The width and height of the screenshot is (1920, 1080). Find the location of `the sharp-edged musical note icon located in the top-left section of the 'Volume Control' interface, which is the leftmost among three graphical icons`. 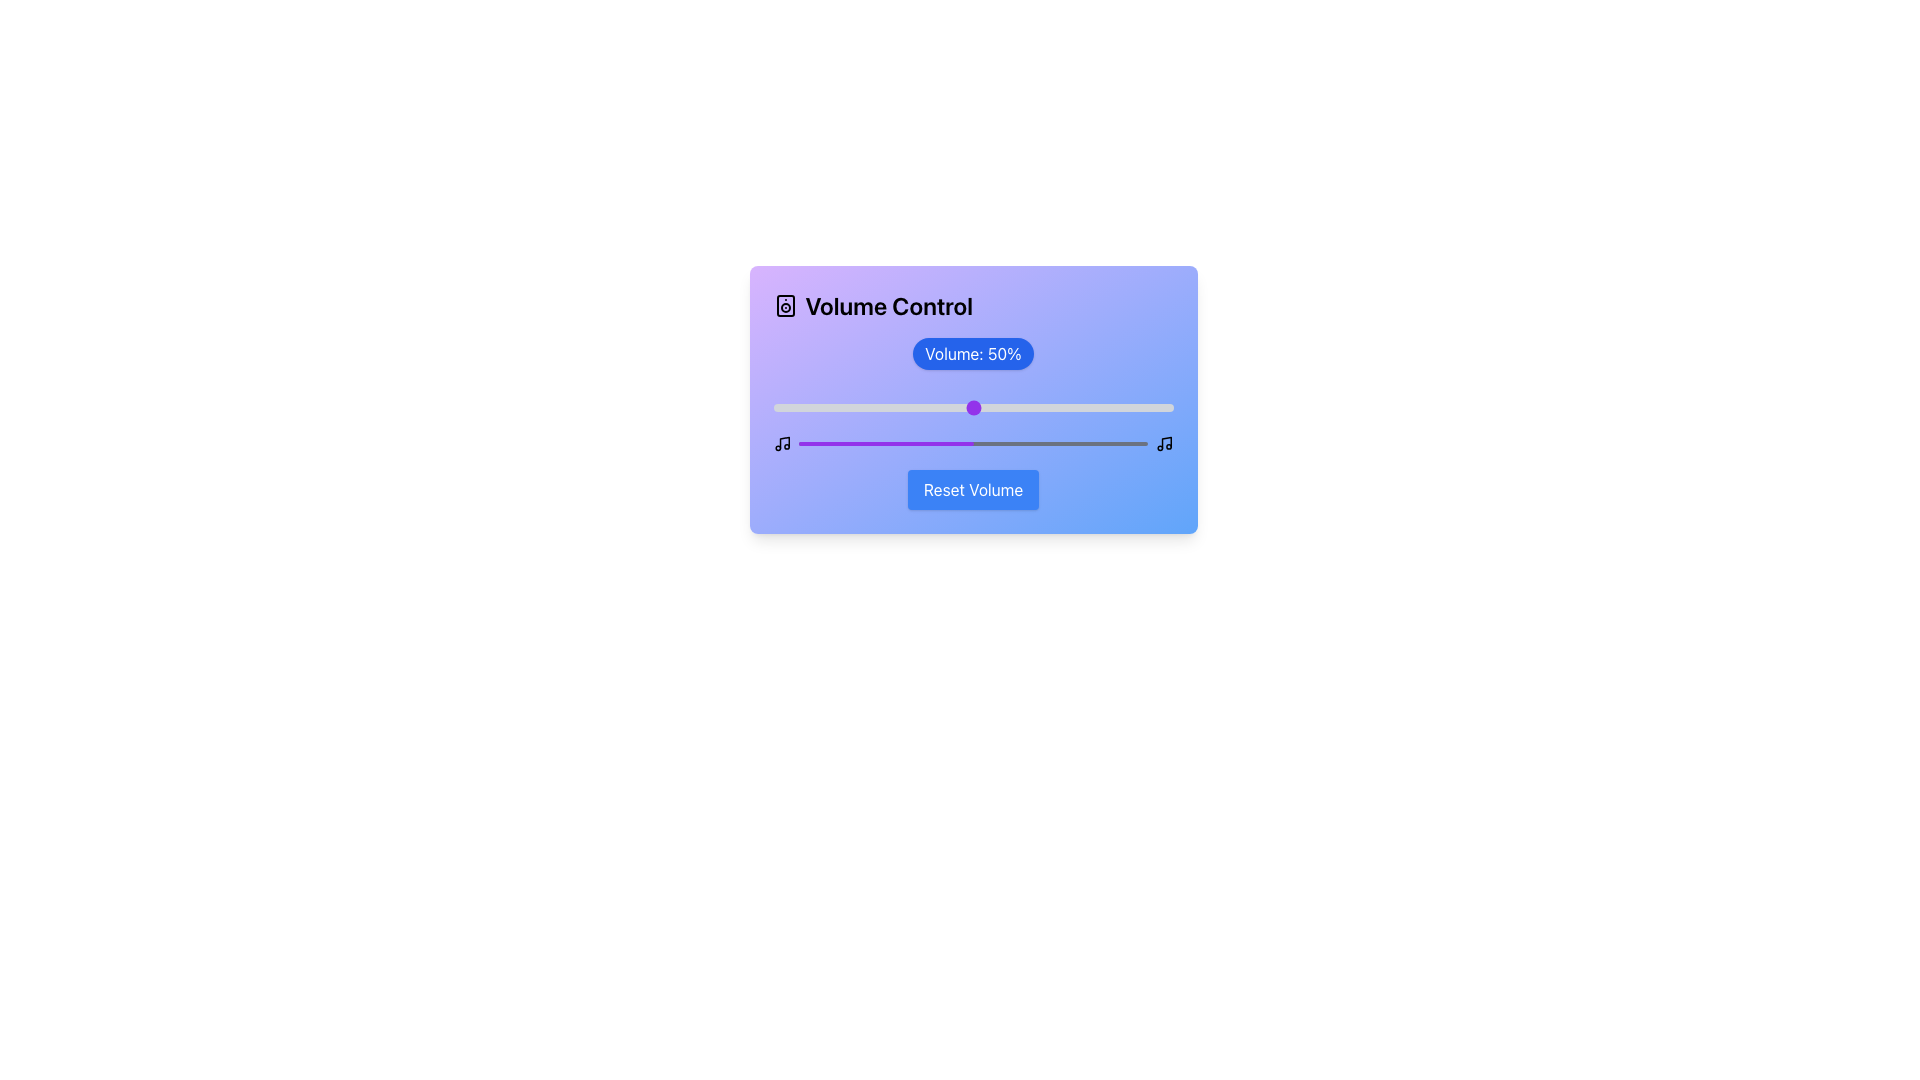

the sharp-edged musical note icon located in the top-left section of the 'Volume Control' interface, which is the leftmost among three graphical icons is located at coordinates (783, 441).